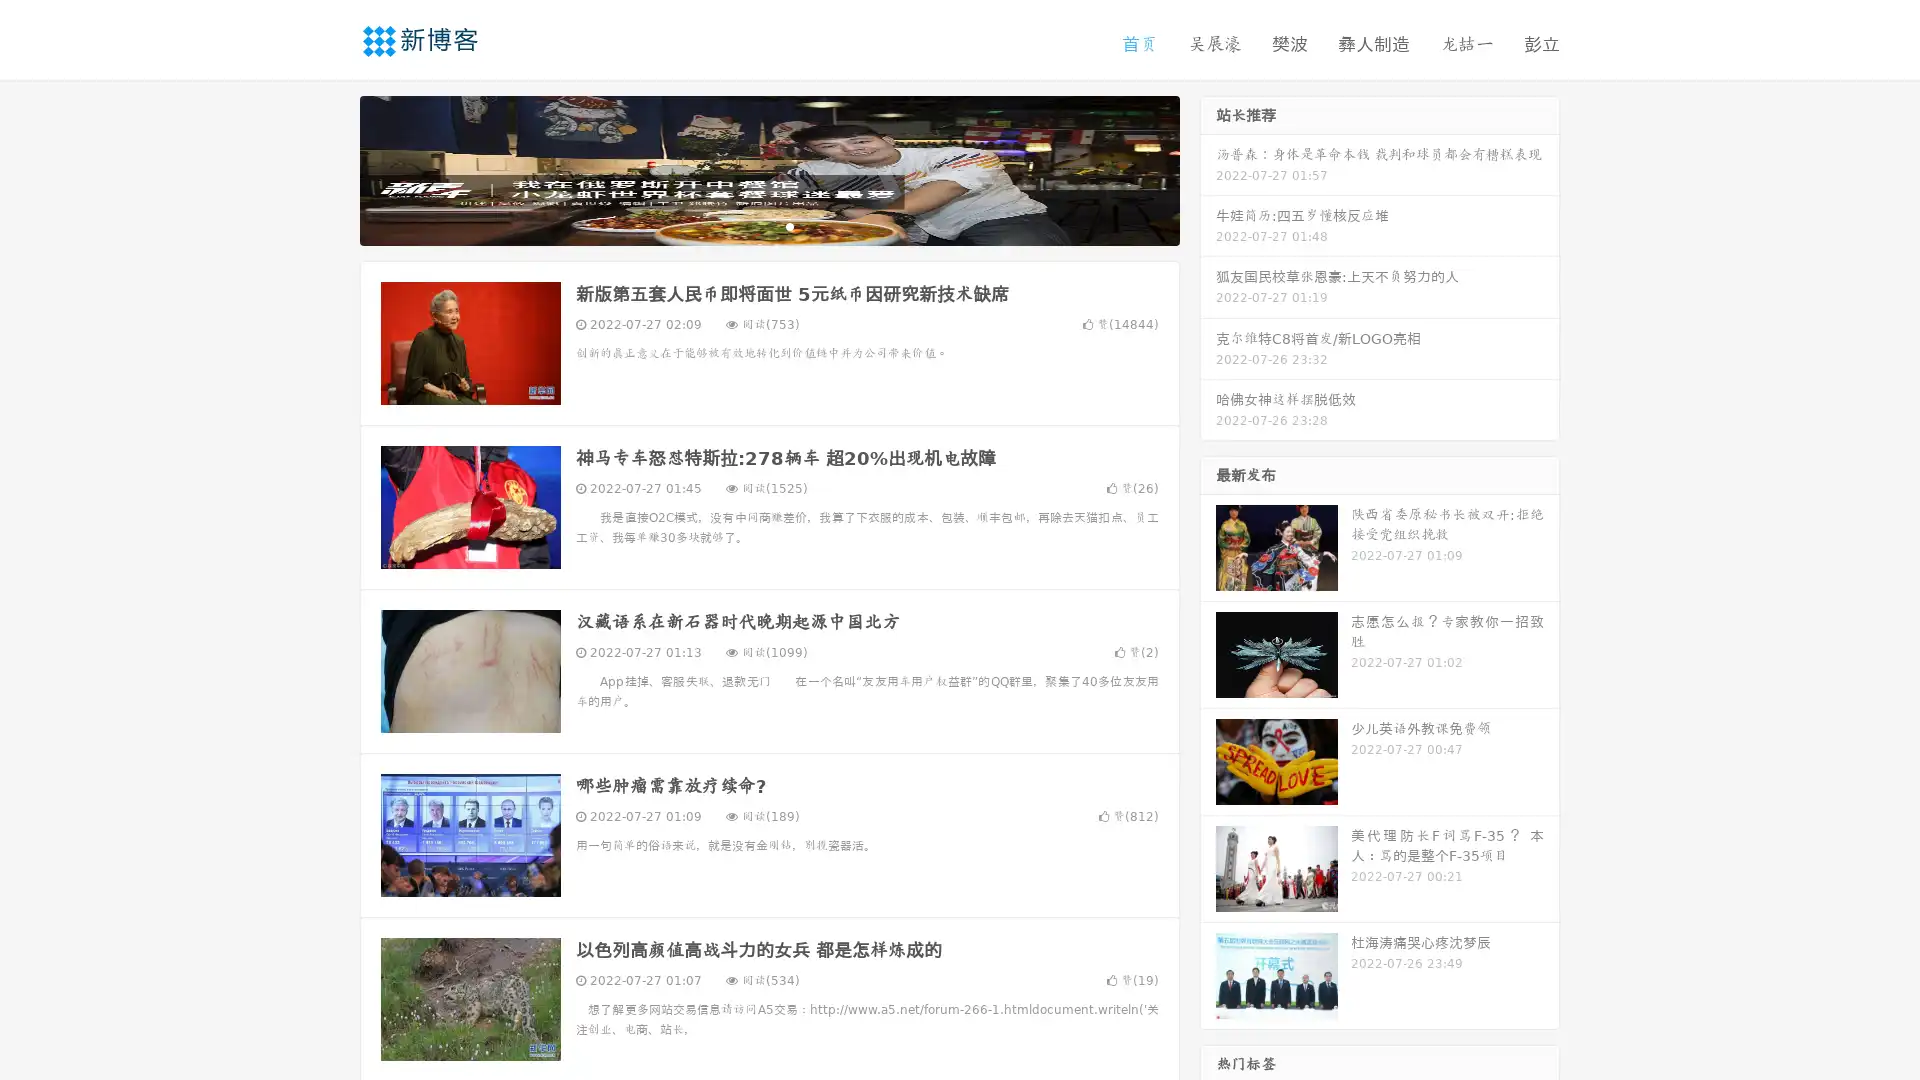  I want to click on Go to slide 2, so click(768, 225).